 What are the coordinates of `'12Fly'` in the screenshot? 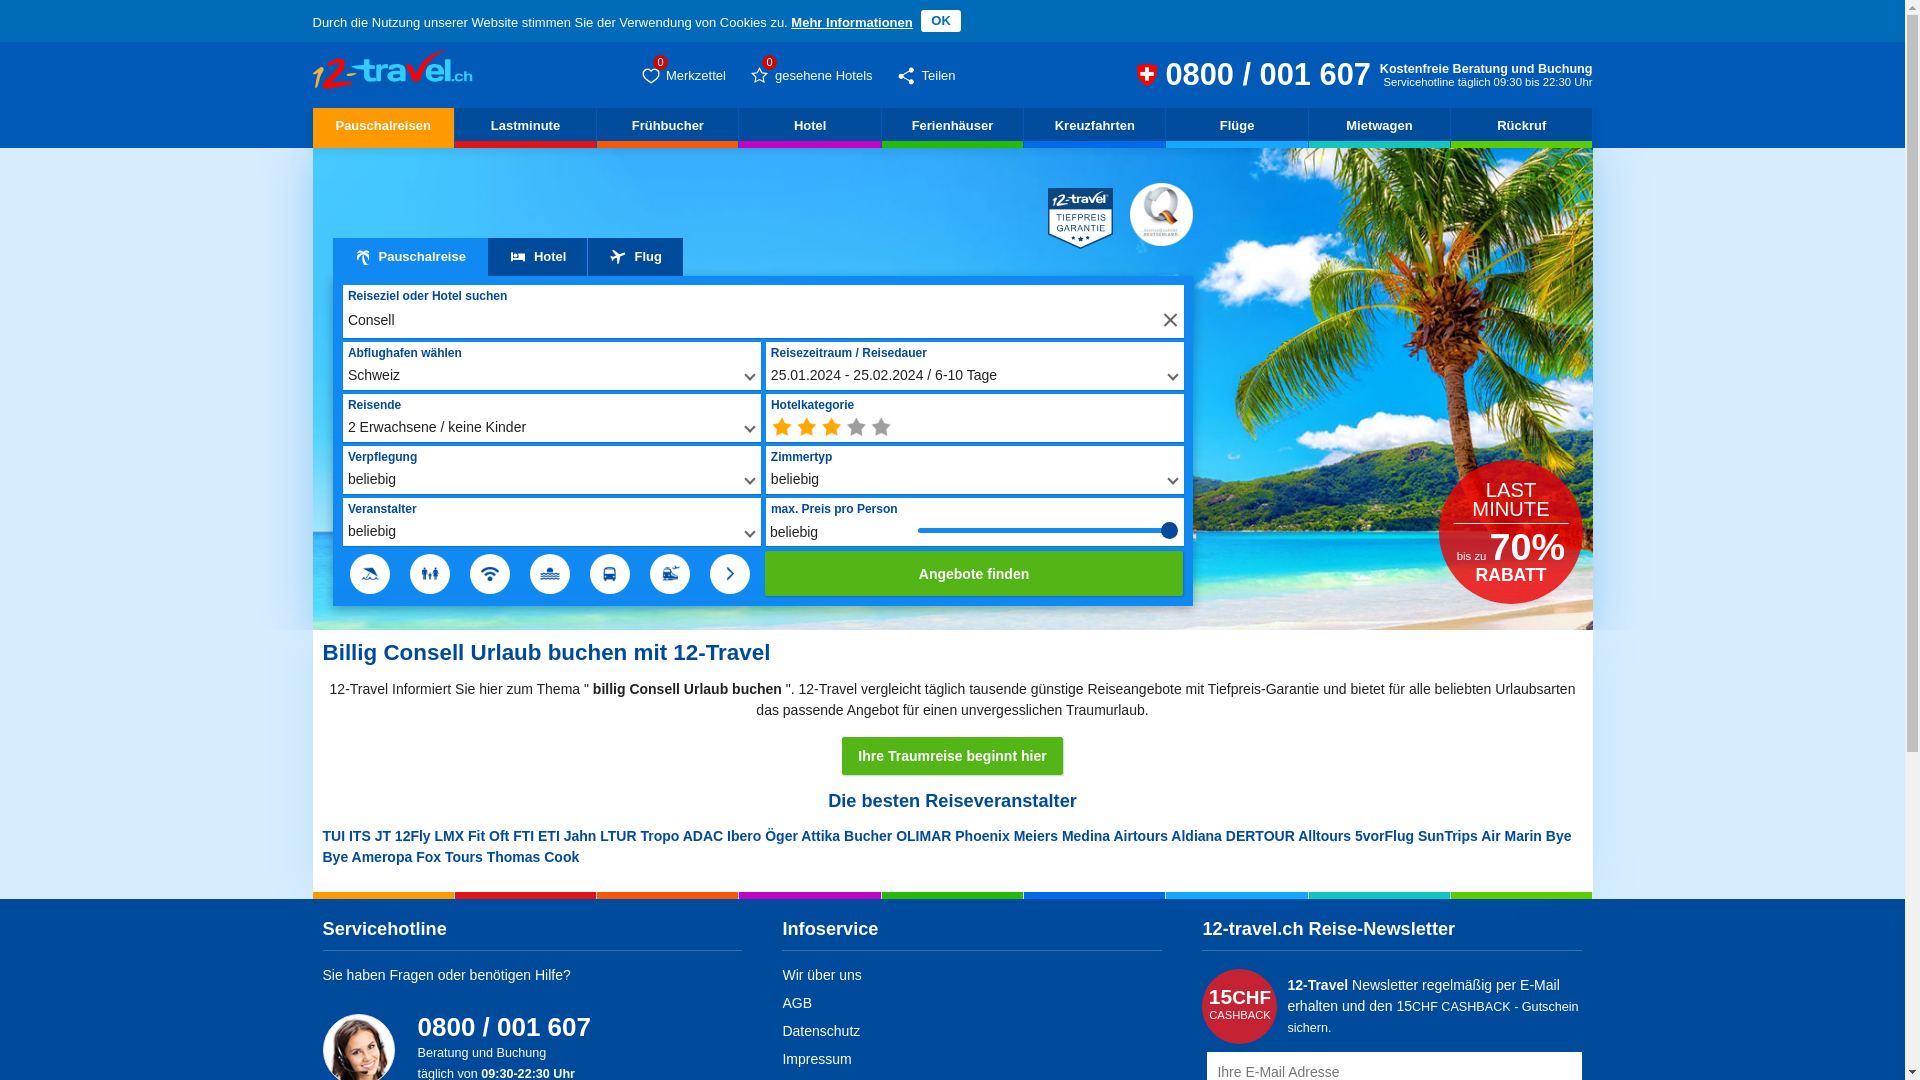 It's located at (411, 836).